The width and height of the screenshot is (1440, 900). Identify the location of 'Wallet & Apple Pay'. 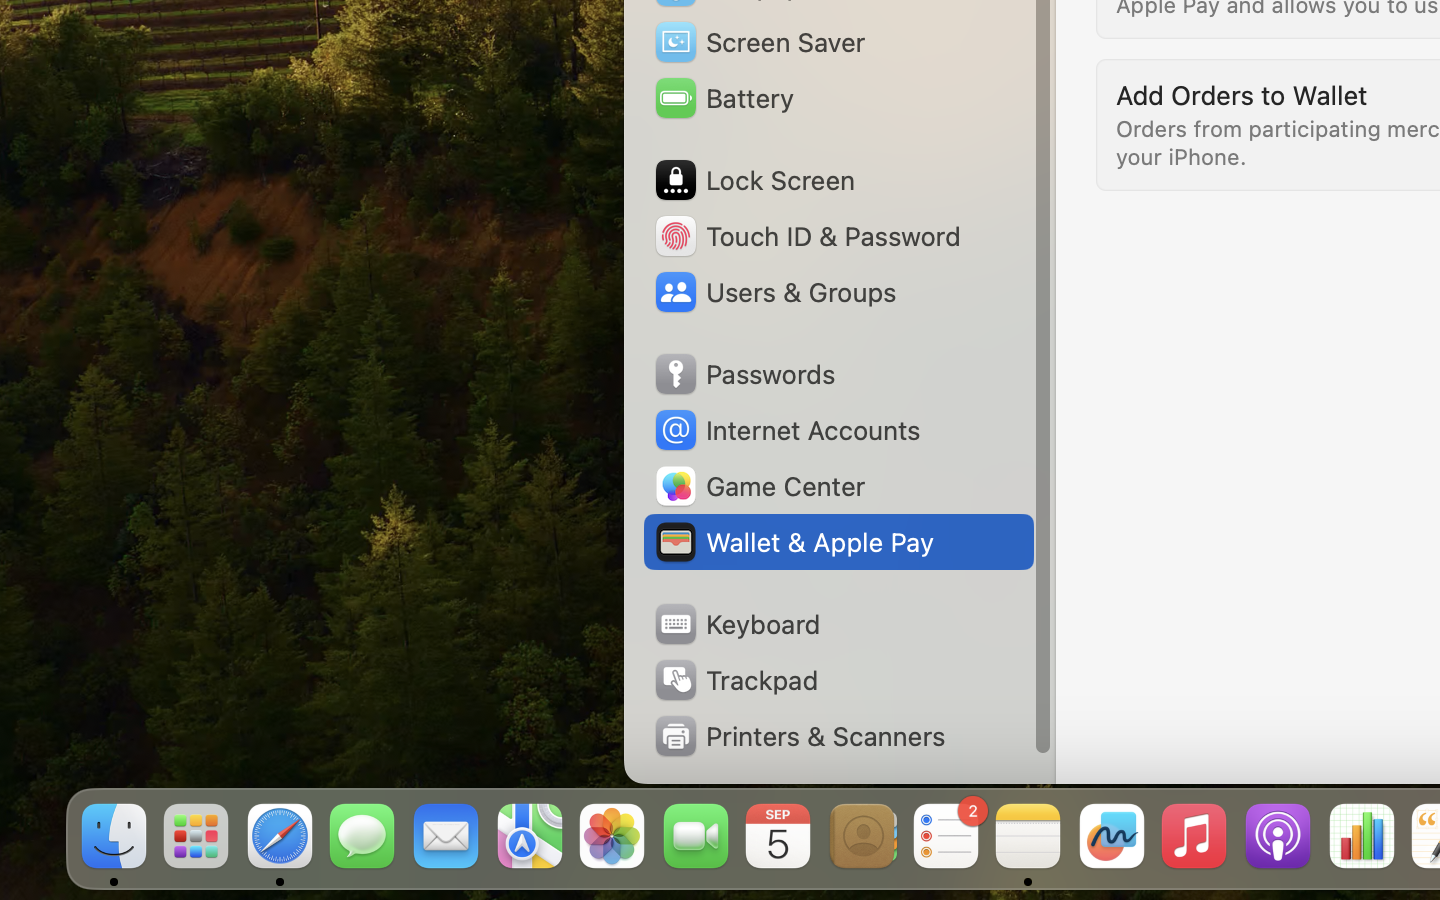
(793, 540).